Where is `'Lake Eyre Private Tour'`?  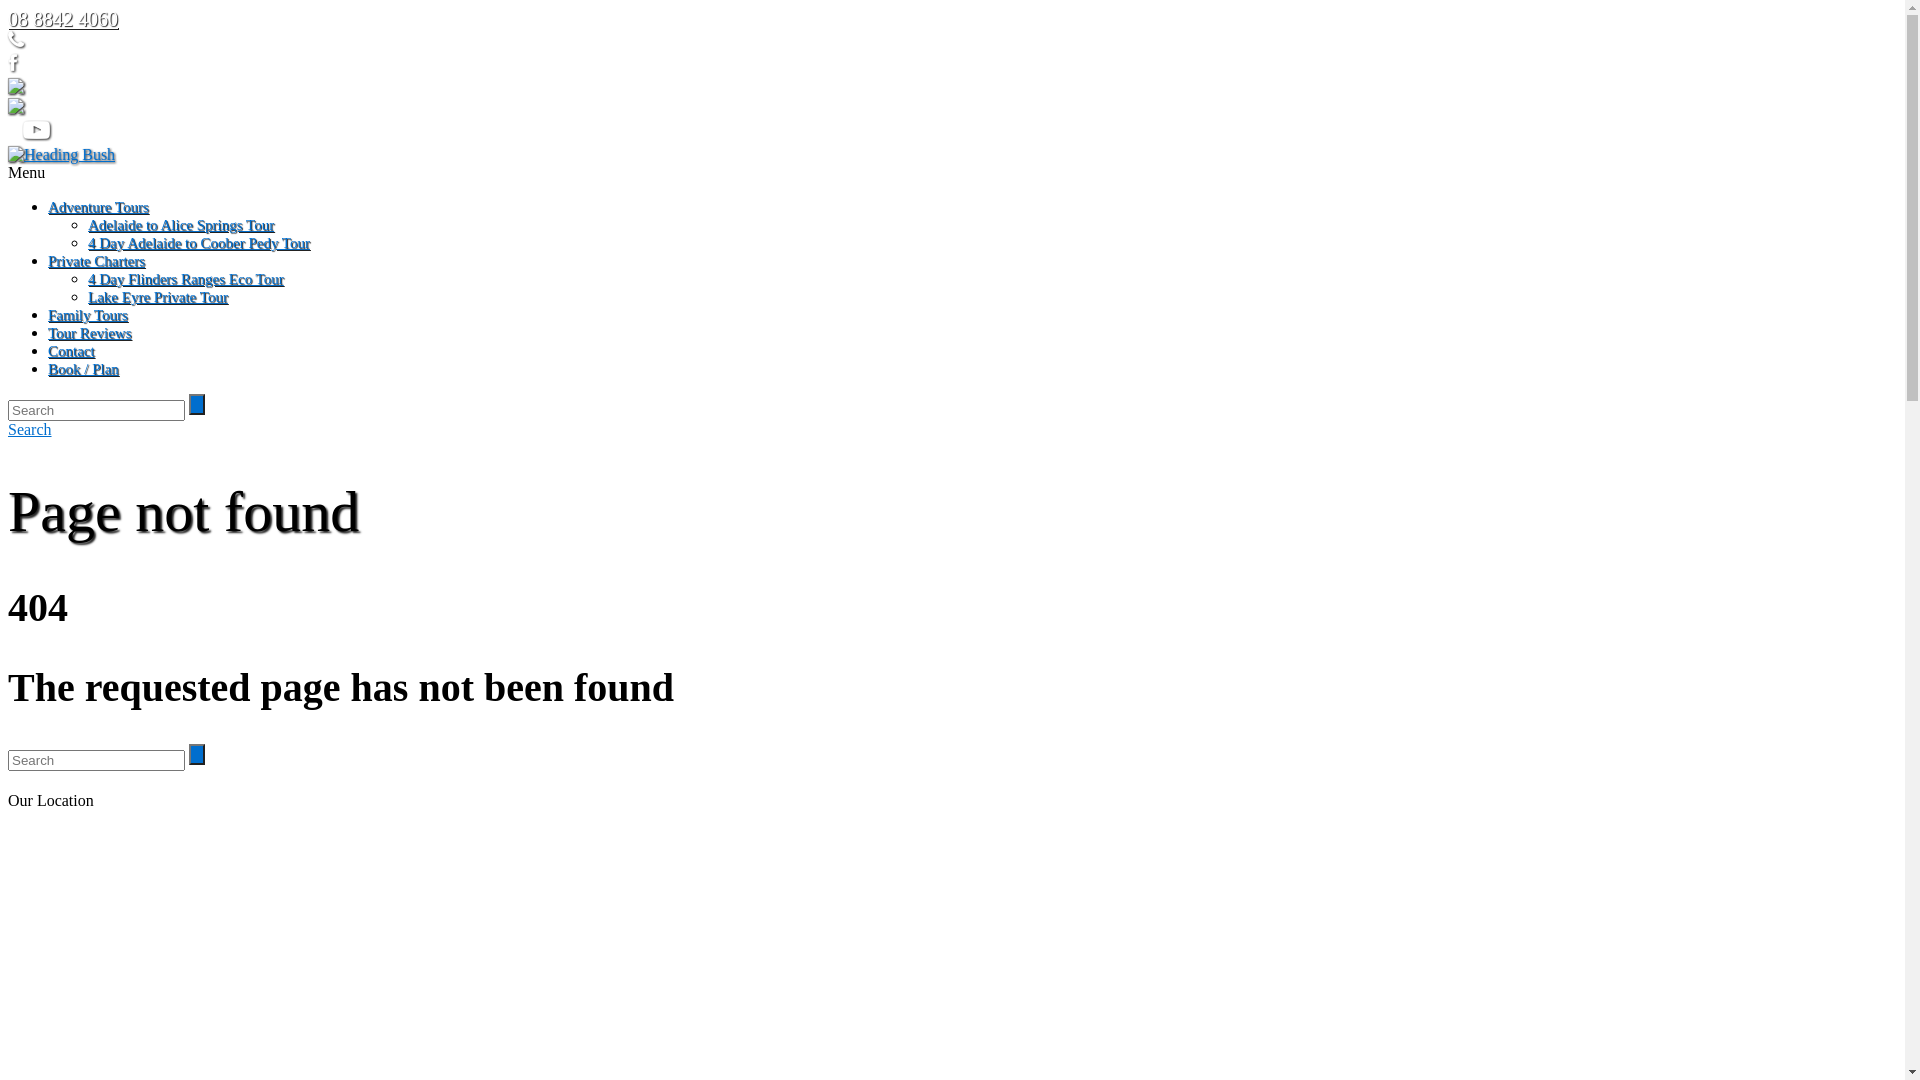 'Lake Eyre Private Tour' is located at coordinates (157, 297).